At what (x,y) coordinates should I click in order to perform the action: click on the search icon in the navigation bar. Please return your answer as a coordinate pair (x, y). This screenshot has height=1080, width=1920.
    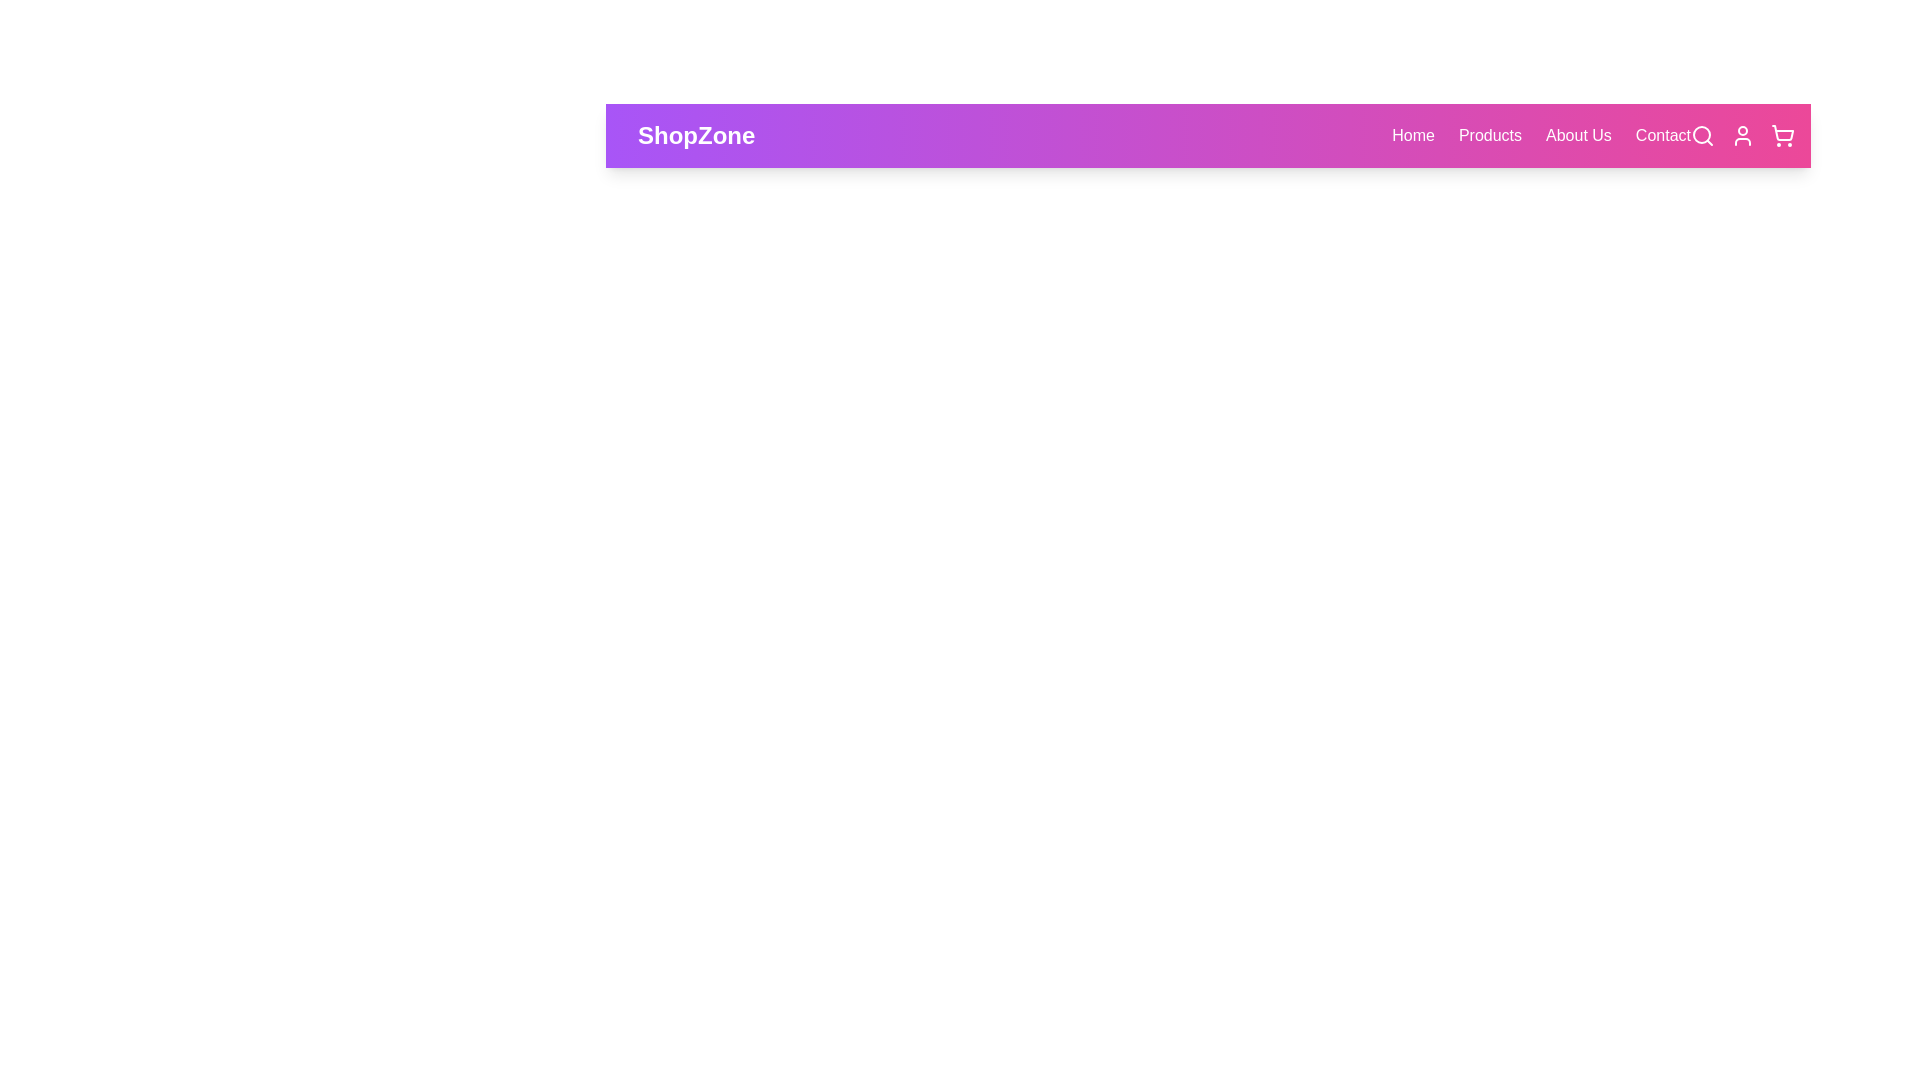
    Looking at the image, I should click on (1702, 135).